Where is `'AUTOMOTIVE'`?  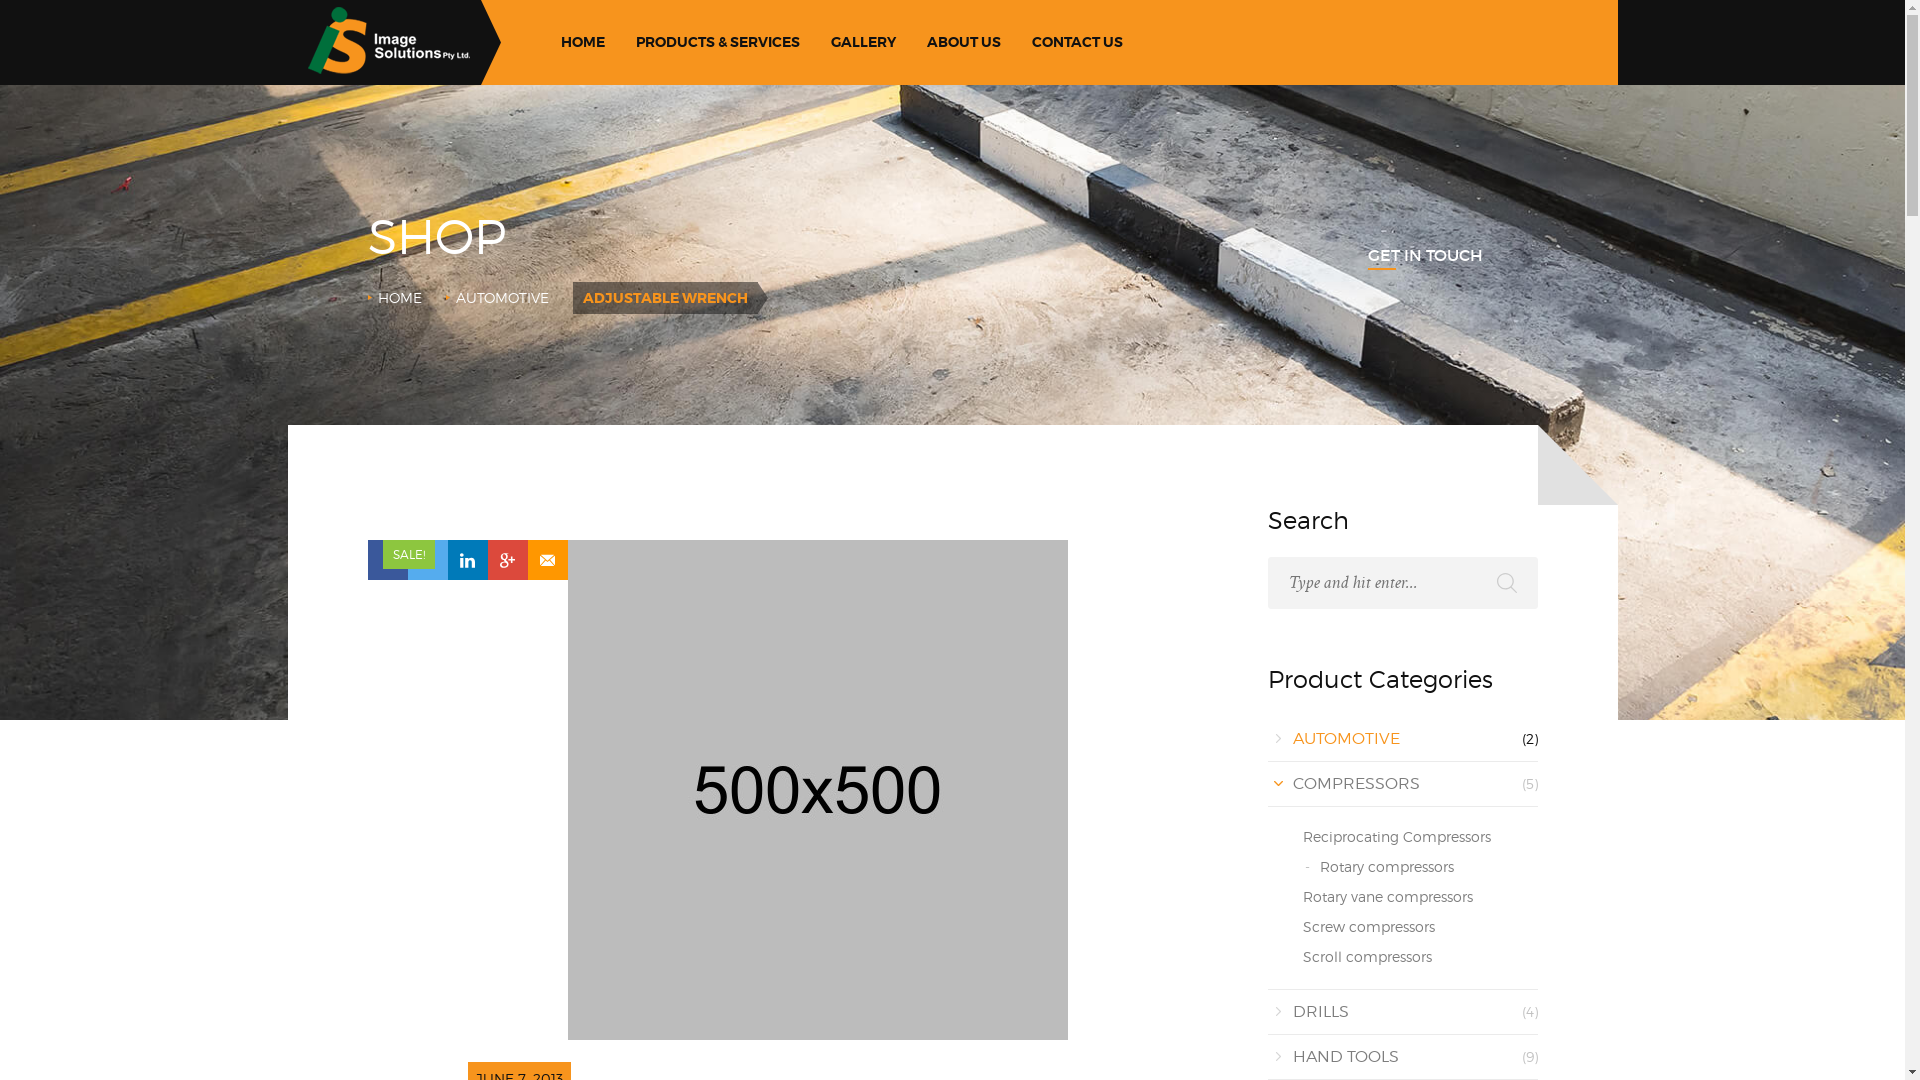
'AUTOMOTIVE' is located at coordinates (502, 297).